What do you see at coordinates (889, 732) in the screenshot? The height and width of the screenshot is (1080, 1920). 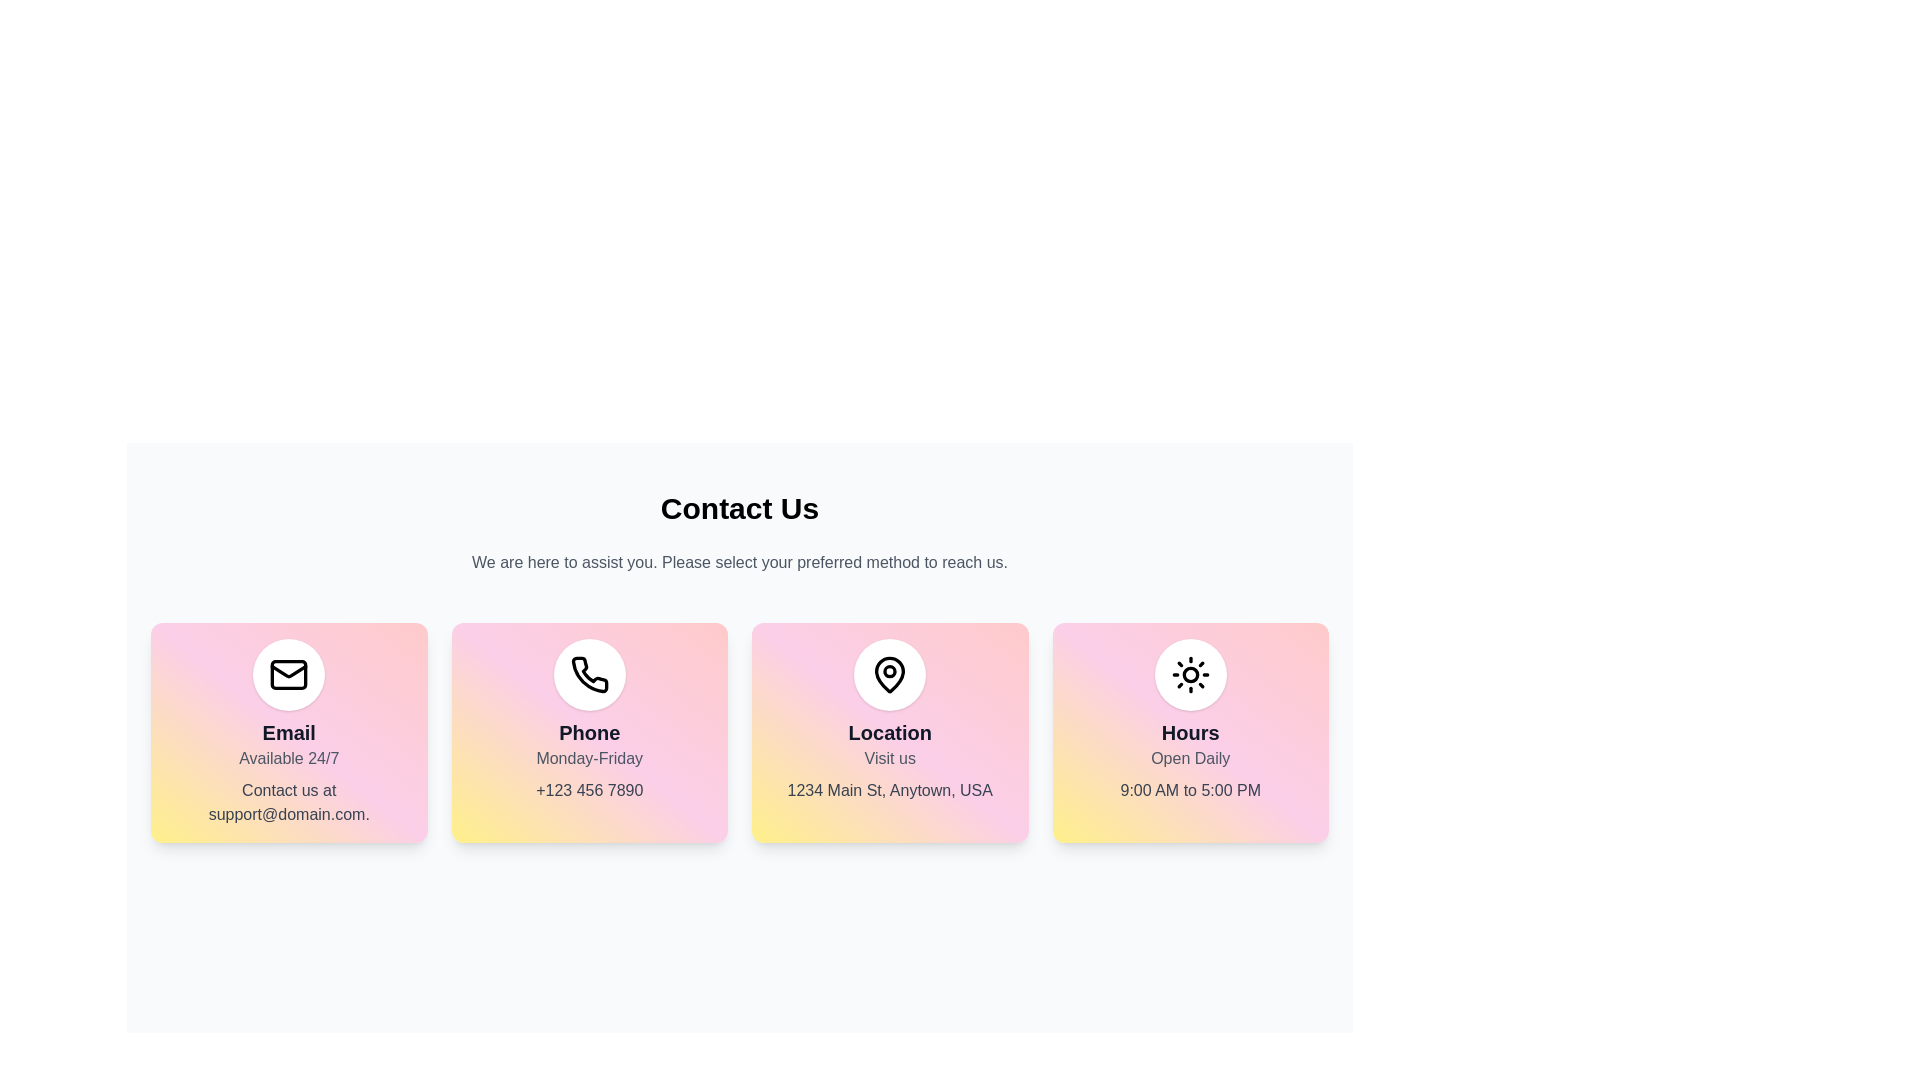 I see `the Information card styled with a gradient from yellow to pink to red, featuring a map pin icon and text headings 'Location', 'Visit us', and '1234 Main St, Anytown, USA'. This card is the third in a grid layout of four cards` at bounding box center [889, 732].